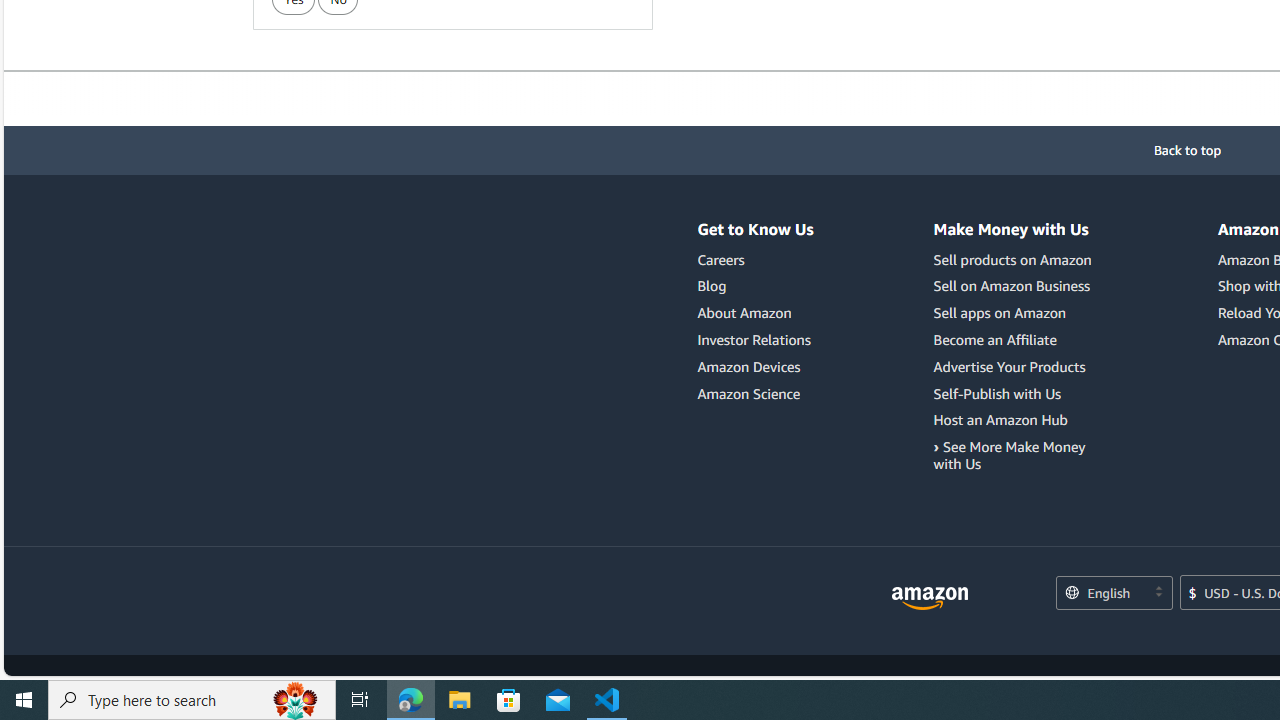 This screenshot has width=1280, height=720. Describe the element at coordinates (1015, 419) in the screenshot. I see `'Host an Amazon Hub'` at that location.